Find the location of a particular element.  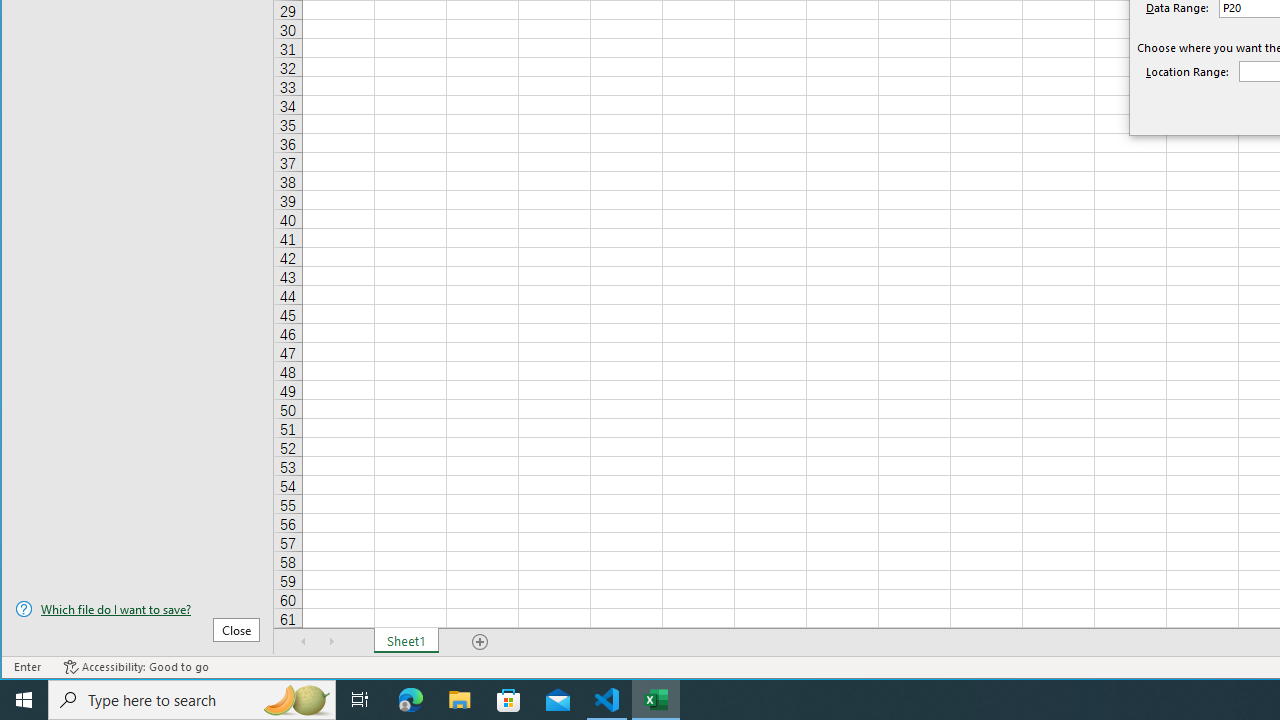

'Scroll Right' is located at coordinates (331, 641).